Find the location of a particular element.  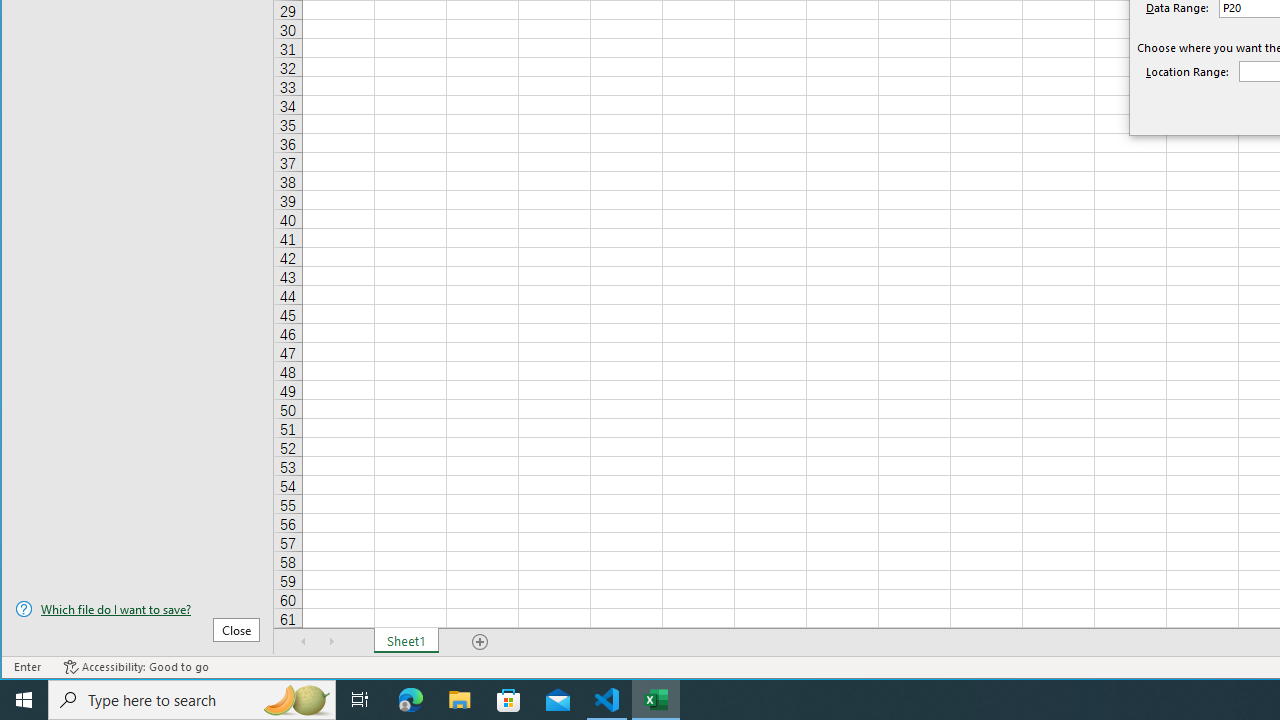

'Scroll Right' is located at coordinates (331, 641).